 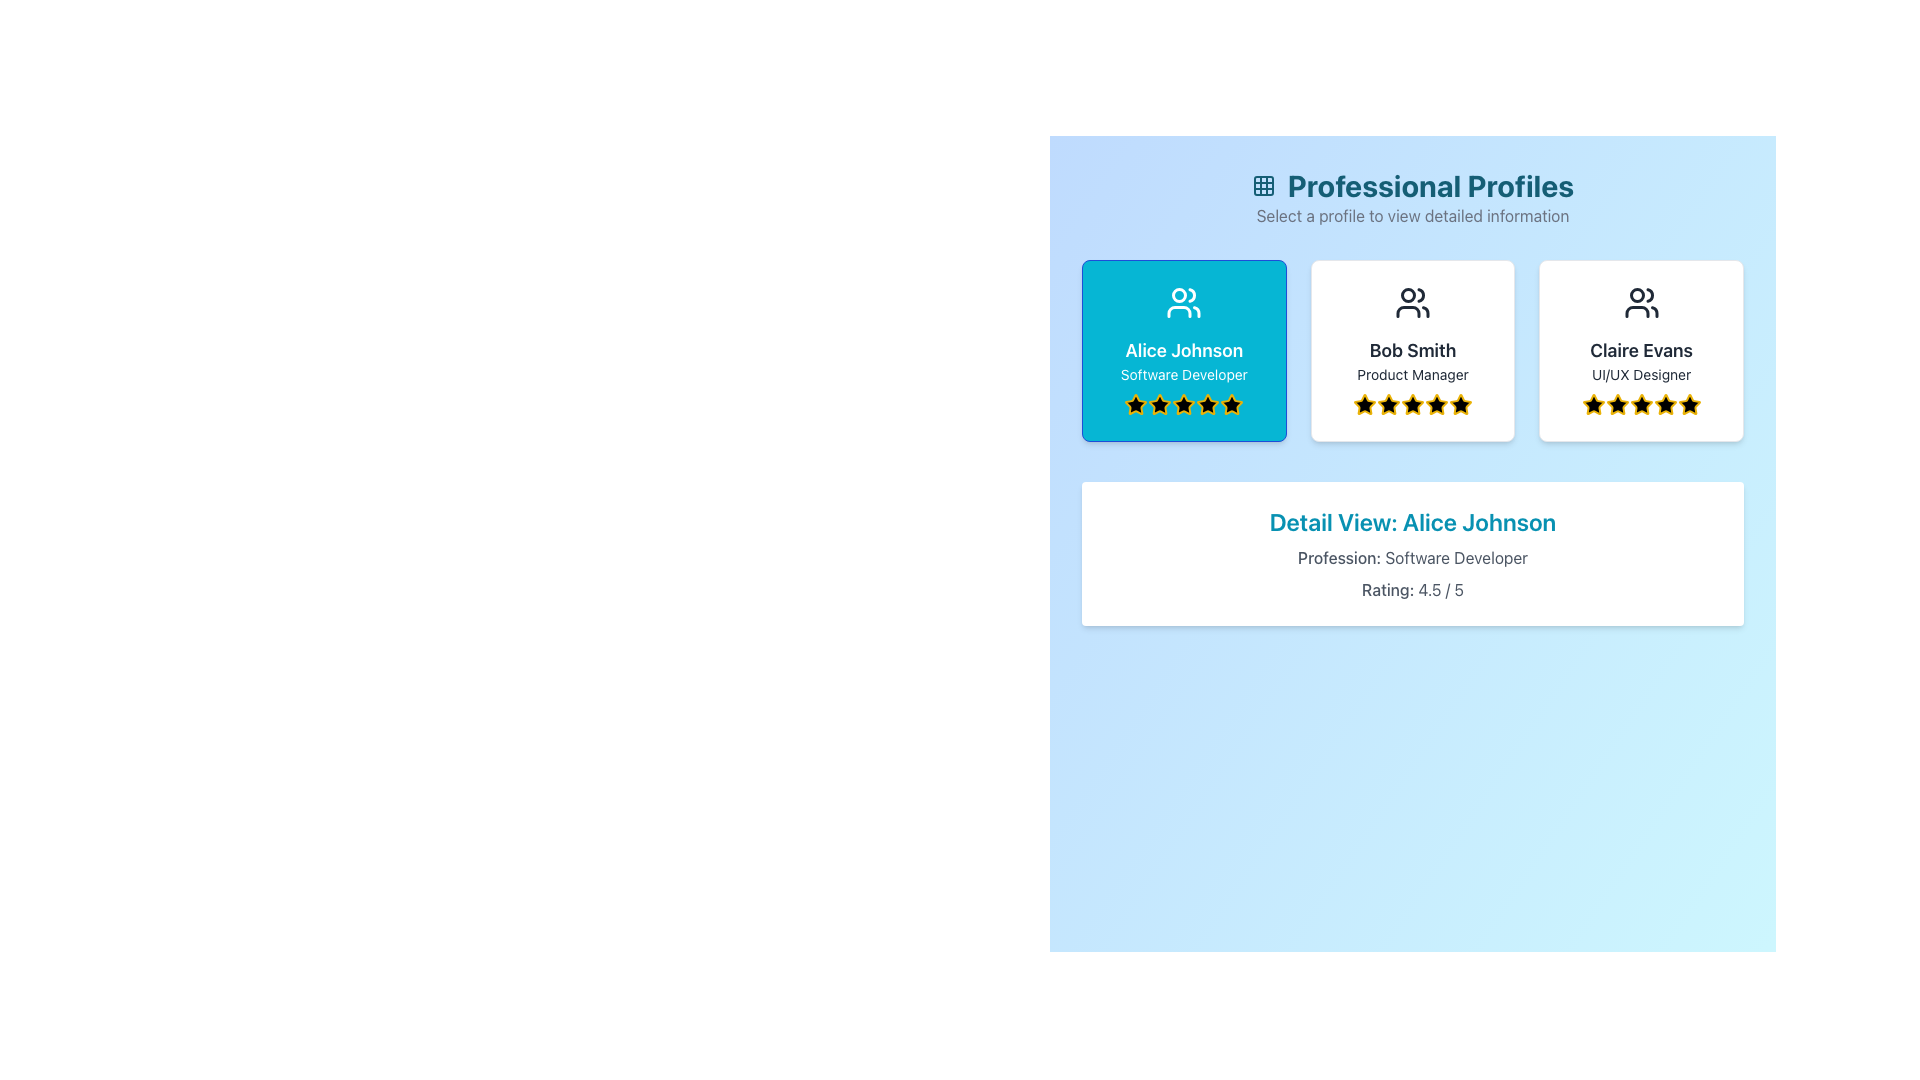 What do you see at coordinates (1184, 405) in the screenshot?
I see `the third yellow star rating icon in the profile card for 'Alice Johnson - Software Developer'` at bounding box center [1184, 405].